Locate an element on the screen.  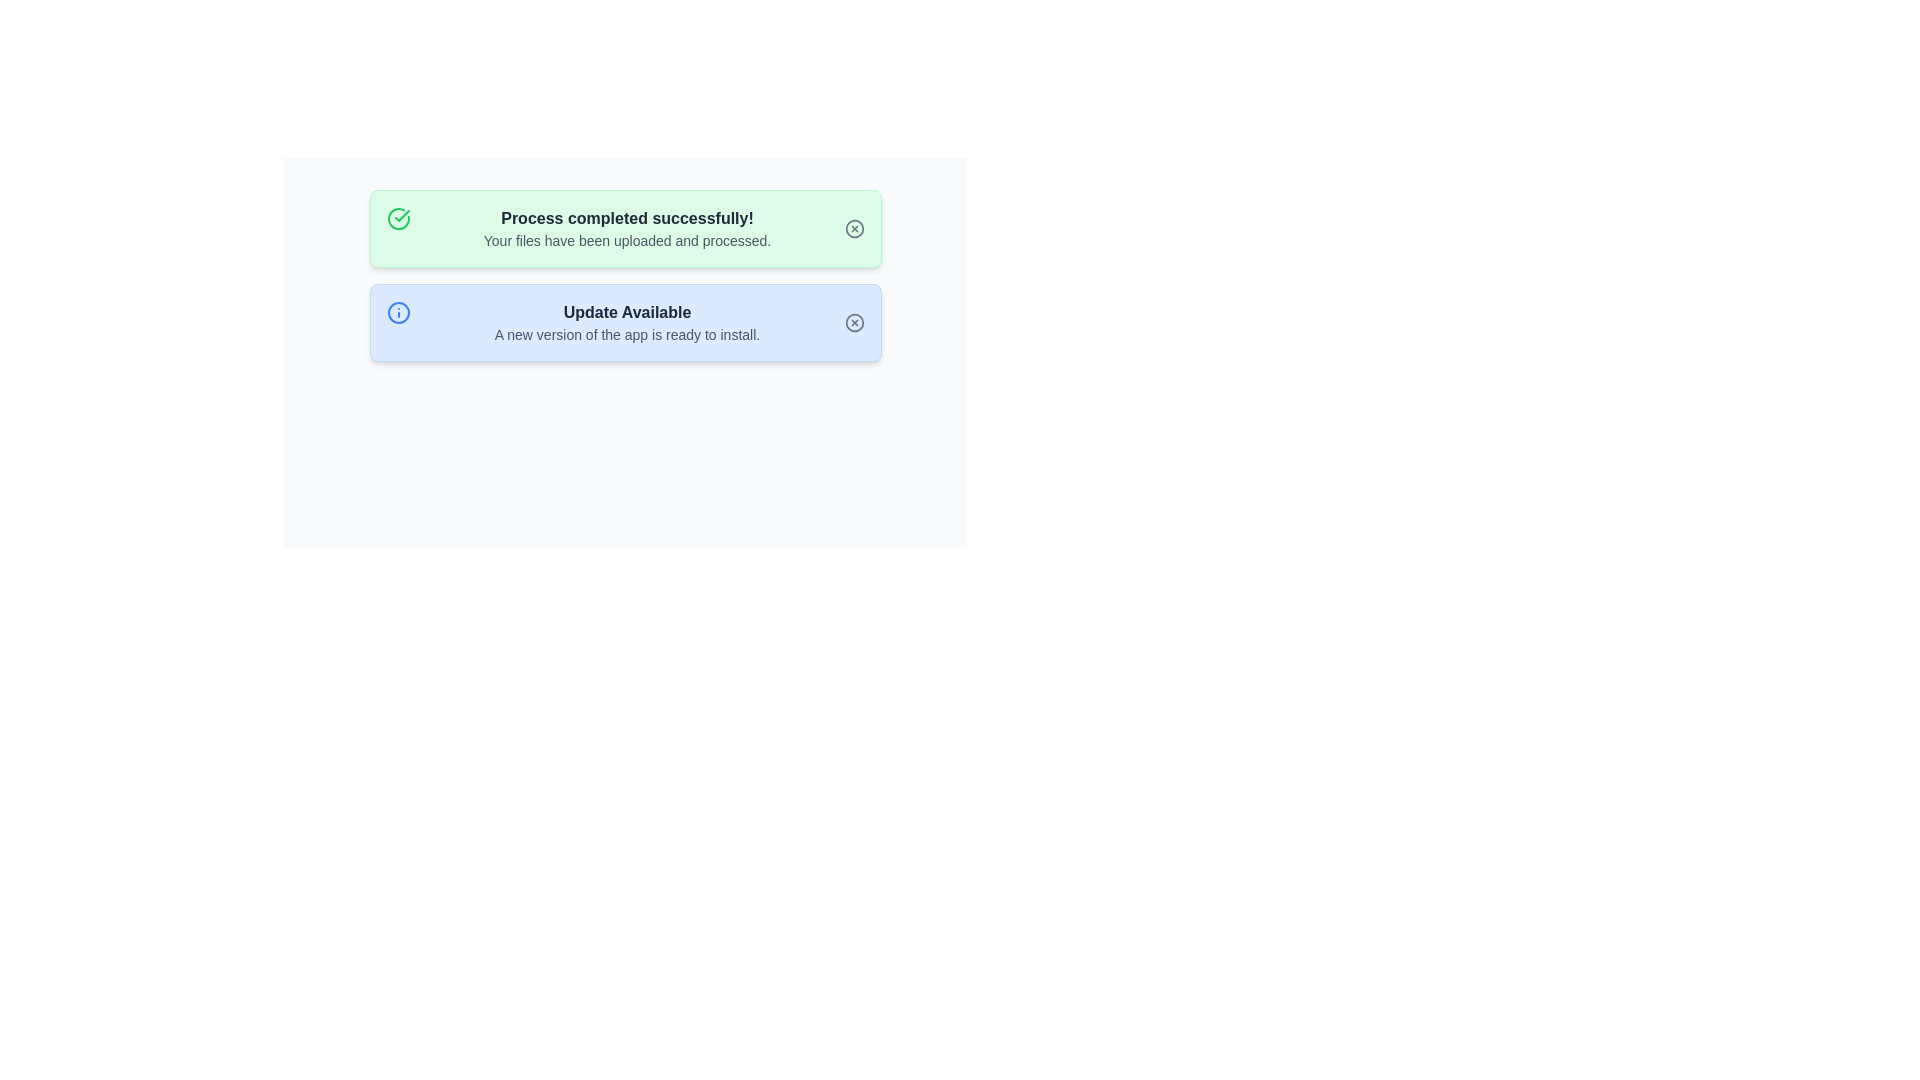
the text element displaying 'Your files have been uploaded and processed.' located below the title 'Process completed successfully!' in the green card layout is located at coordinates (626, 239).